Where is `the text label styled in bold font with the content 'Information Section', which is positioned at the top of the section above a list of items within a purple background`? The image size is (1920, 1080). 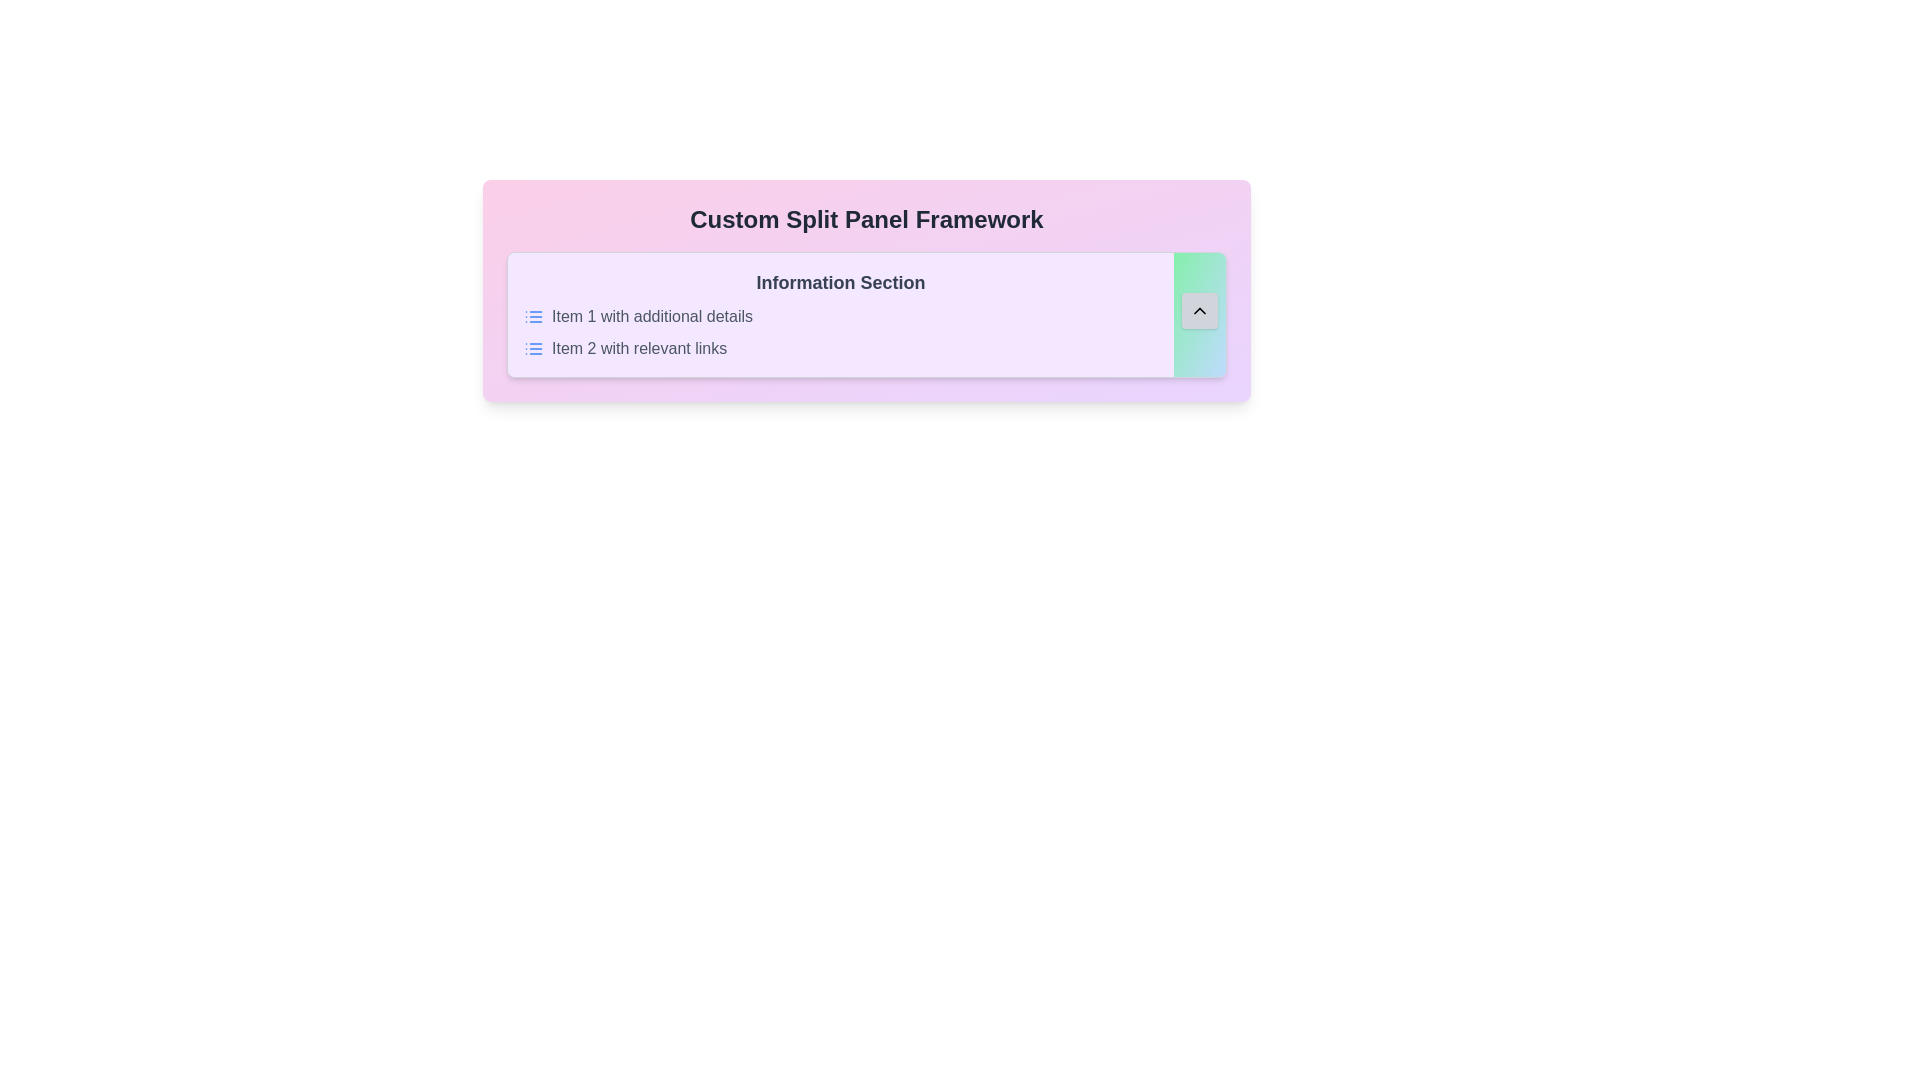 the text label styled in bold font with the content 'Information Section', which is positioned at the top of the section above a list of items within a purple background is located at coordinates (840, 282).